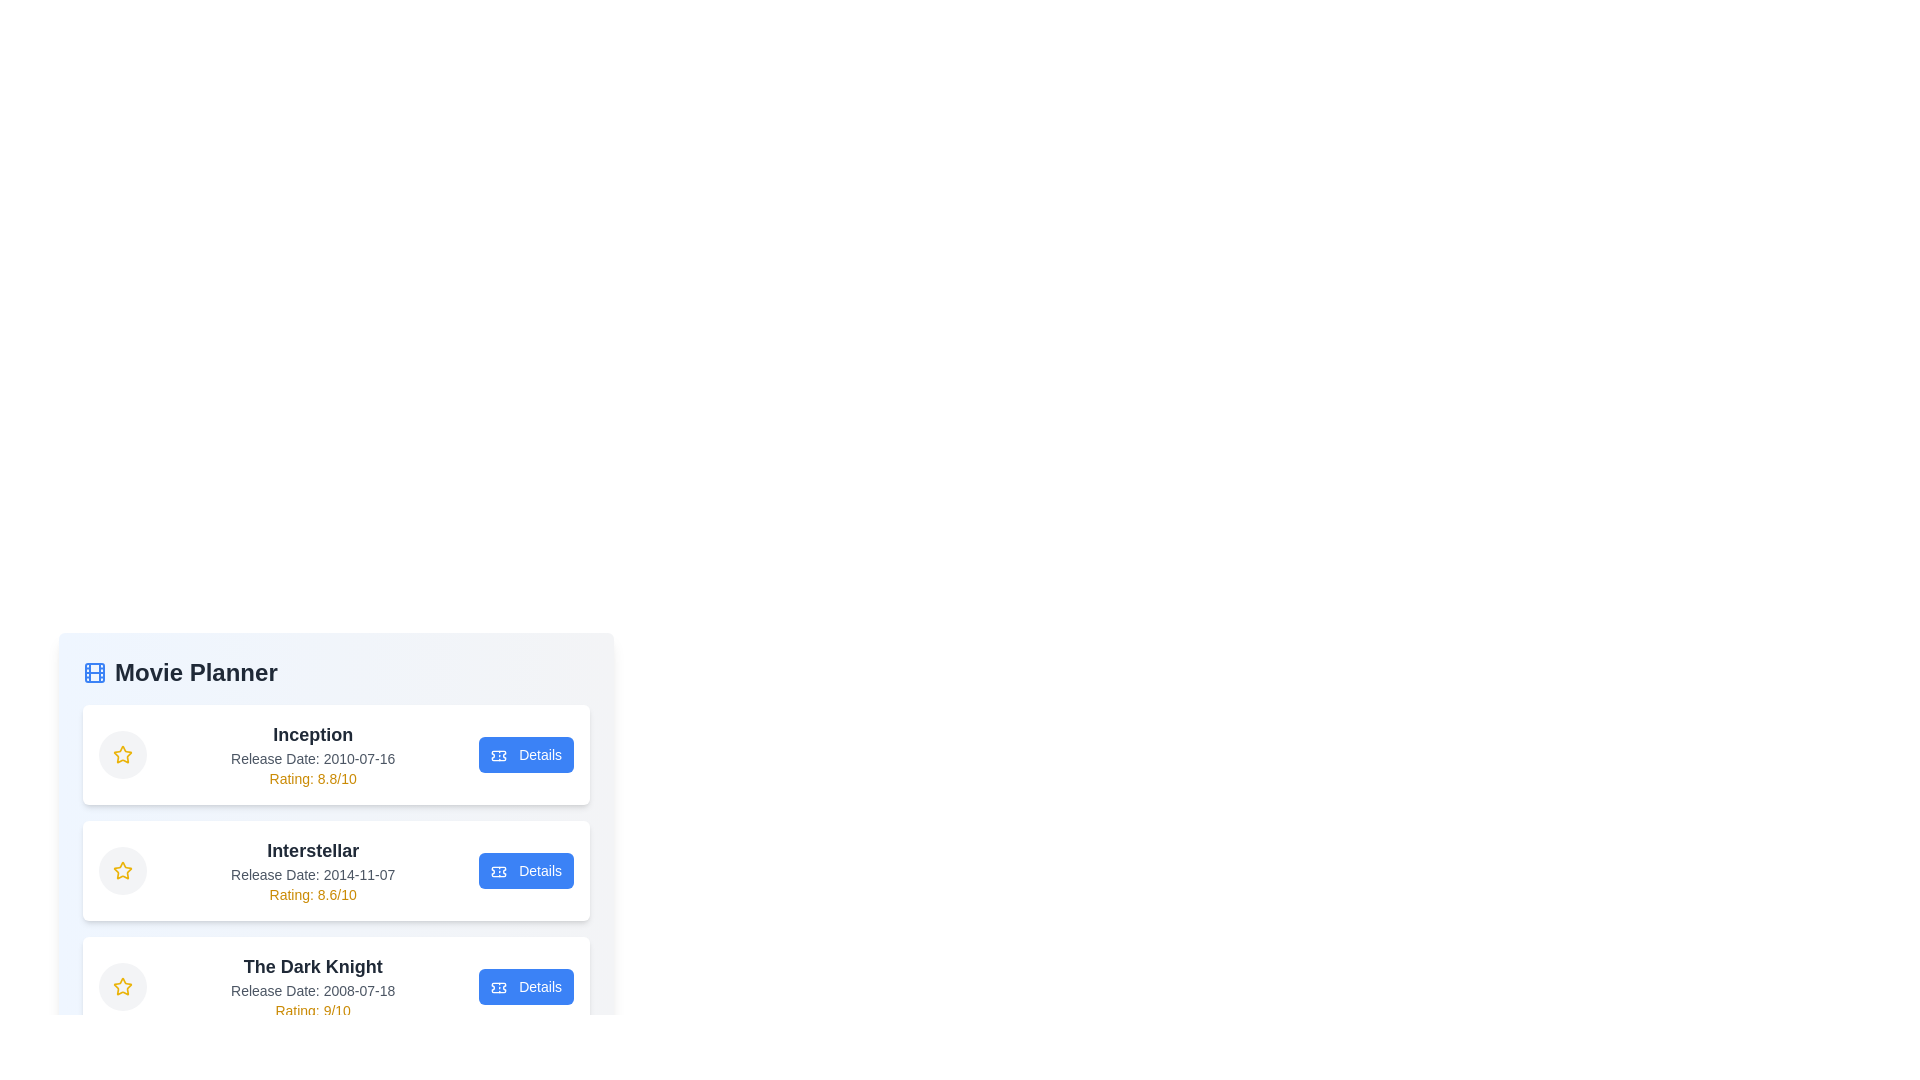 The width and height of the screenshot is (1920, 1080). Describe the element at coordinates (526, 986) in the screenshot. I see `the 'Details' button for the movie The Dark Knight` at that location.